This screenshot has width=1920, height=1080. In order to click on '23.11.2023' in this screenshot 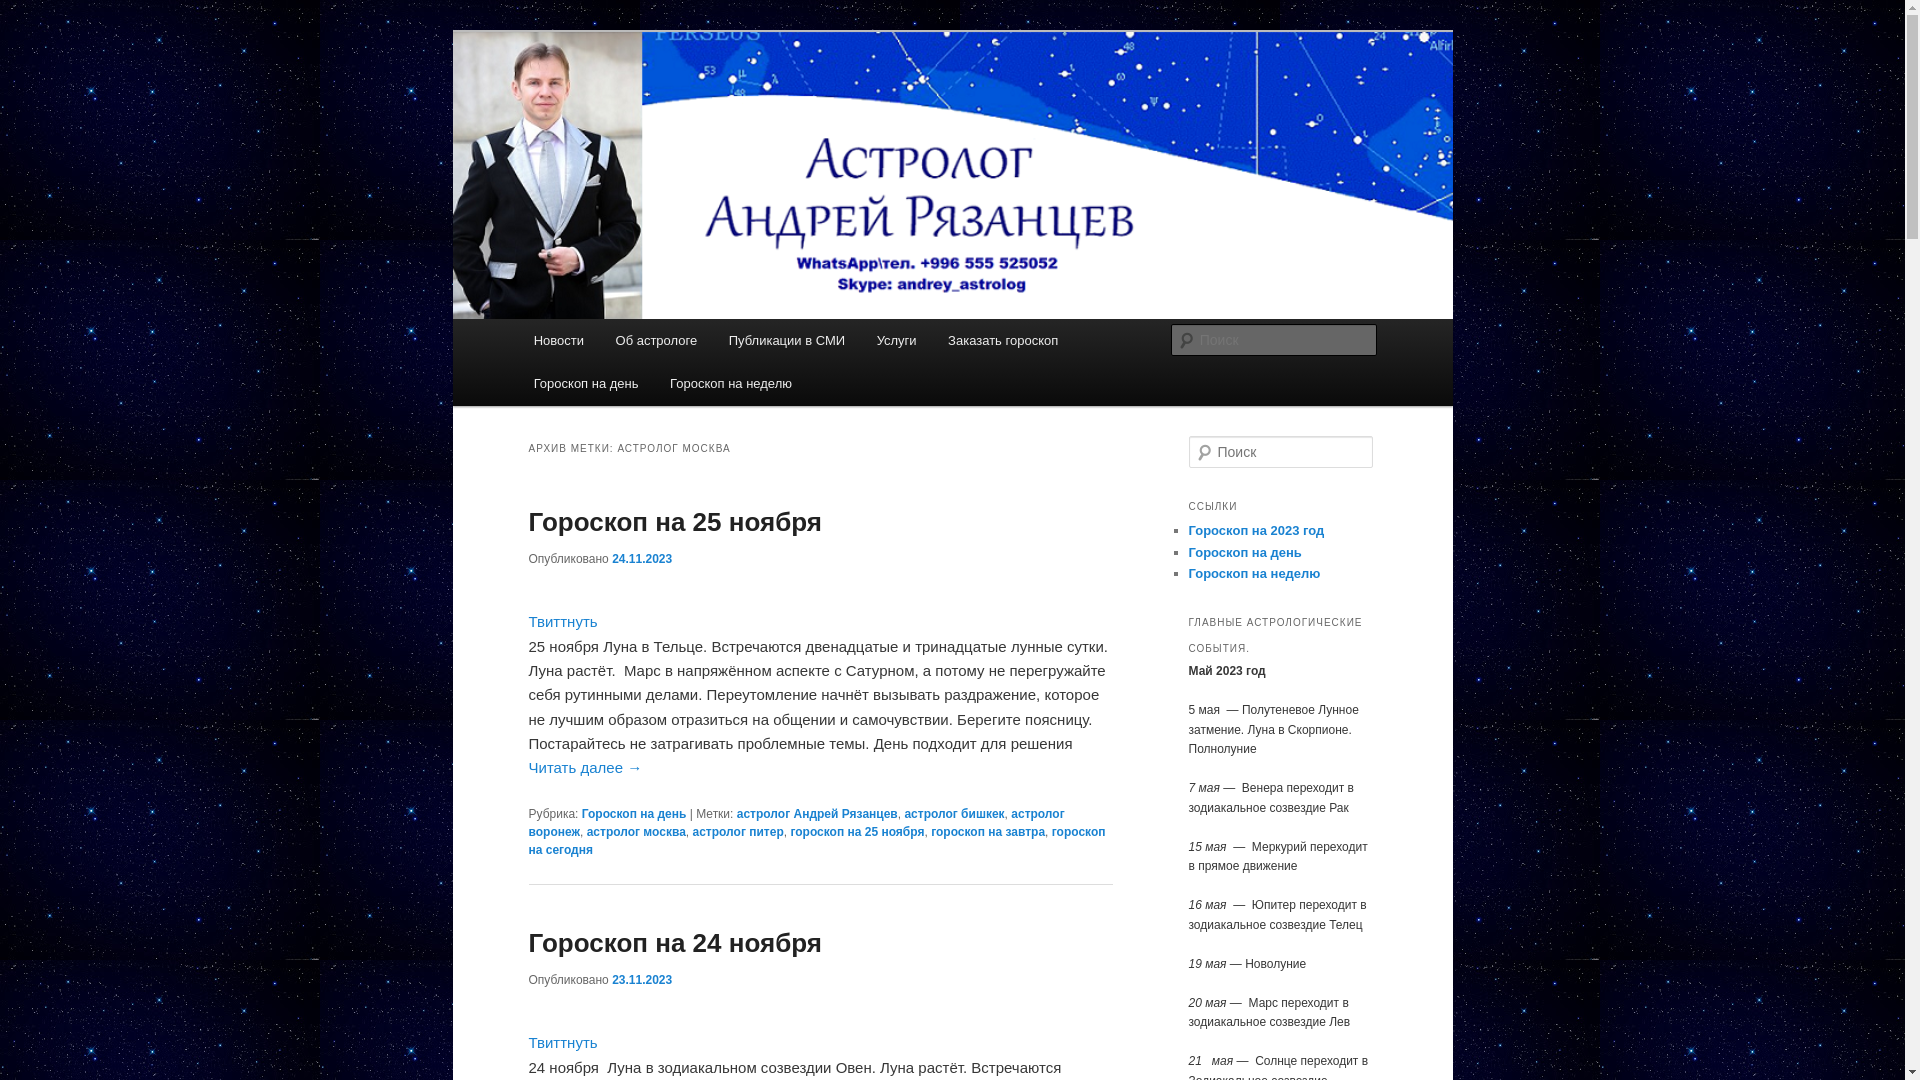, I will do `click(642, 978)`.